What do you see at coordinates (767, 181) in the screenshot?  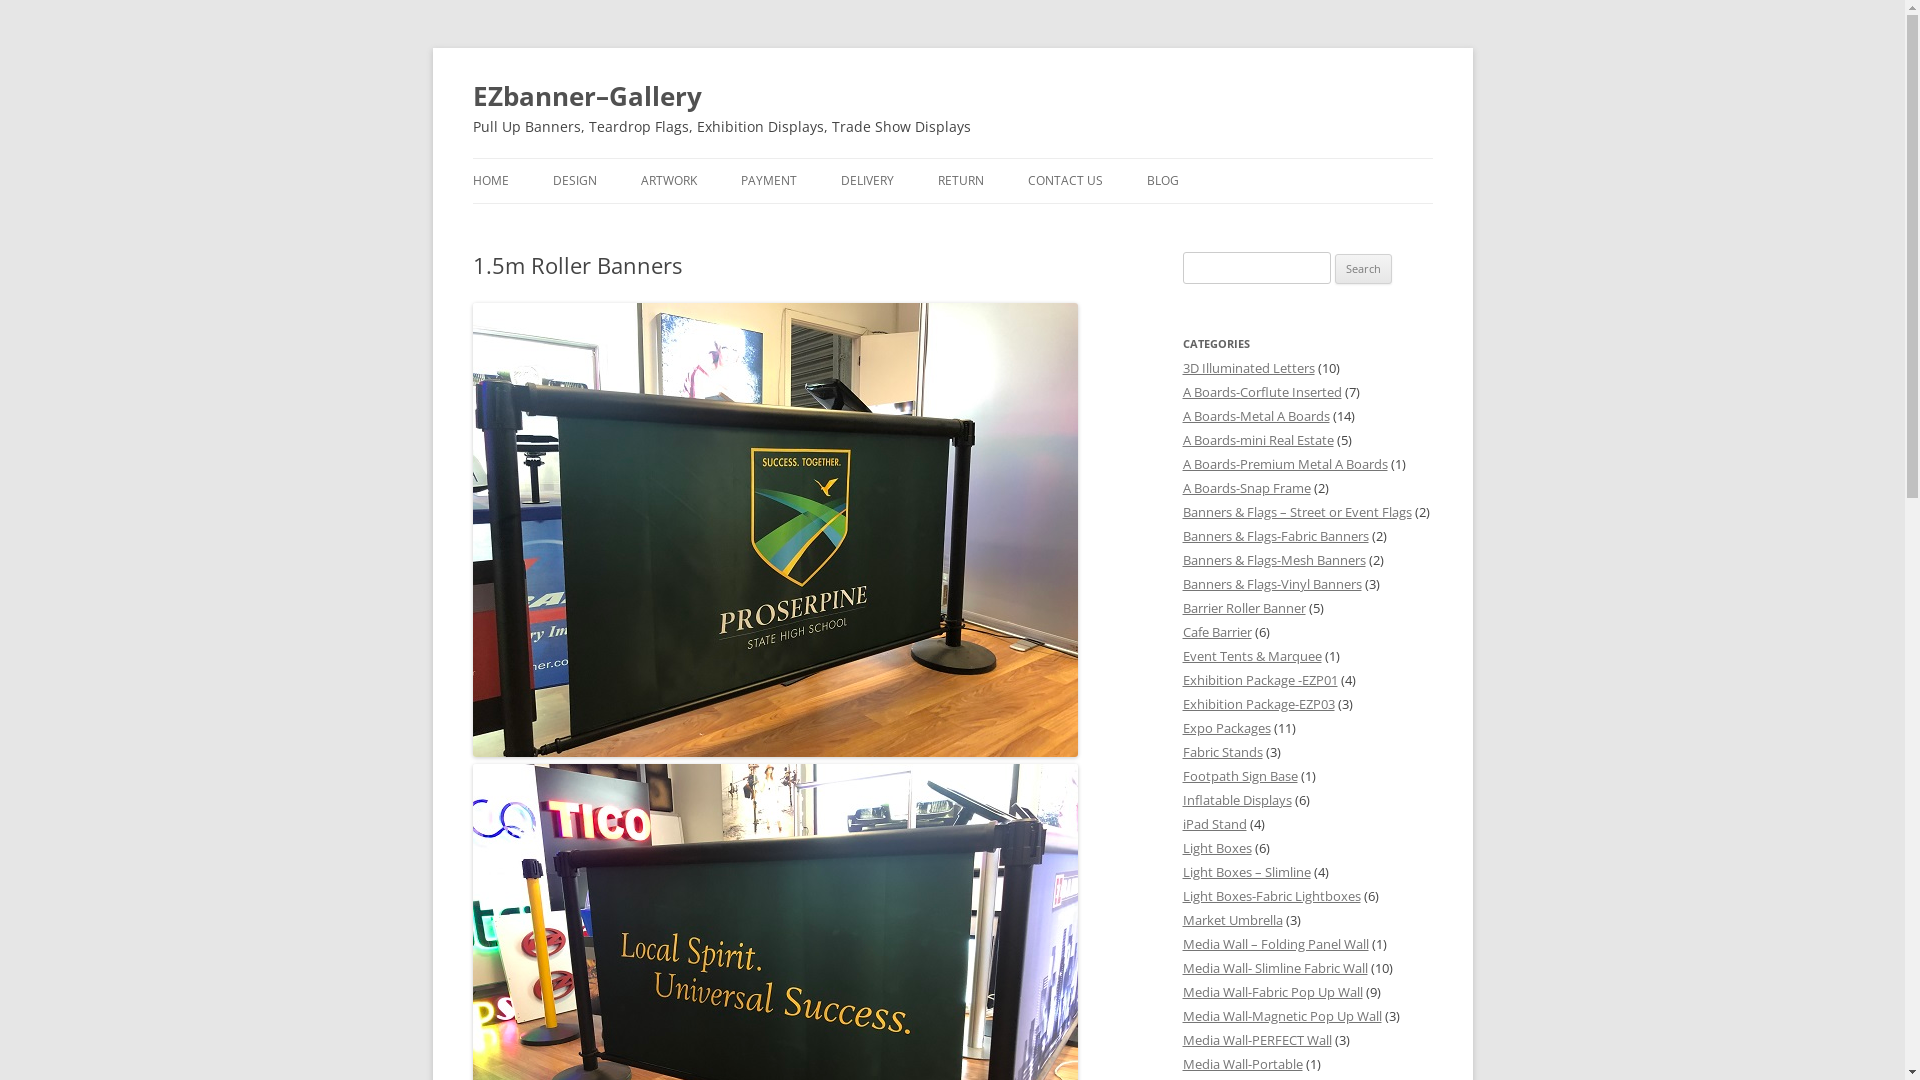 I see `'PAYMENT'` at bounding box center [767, 181].